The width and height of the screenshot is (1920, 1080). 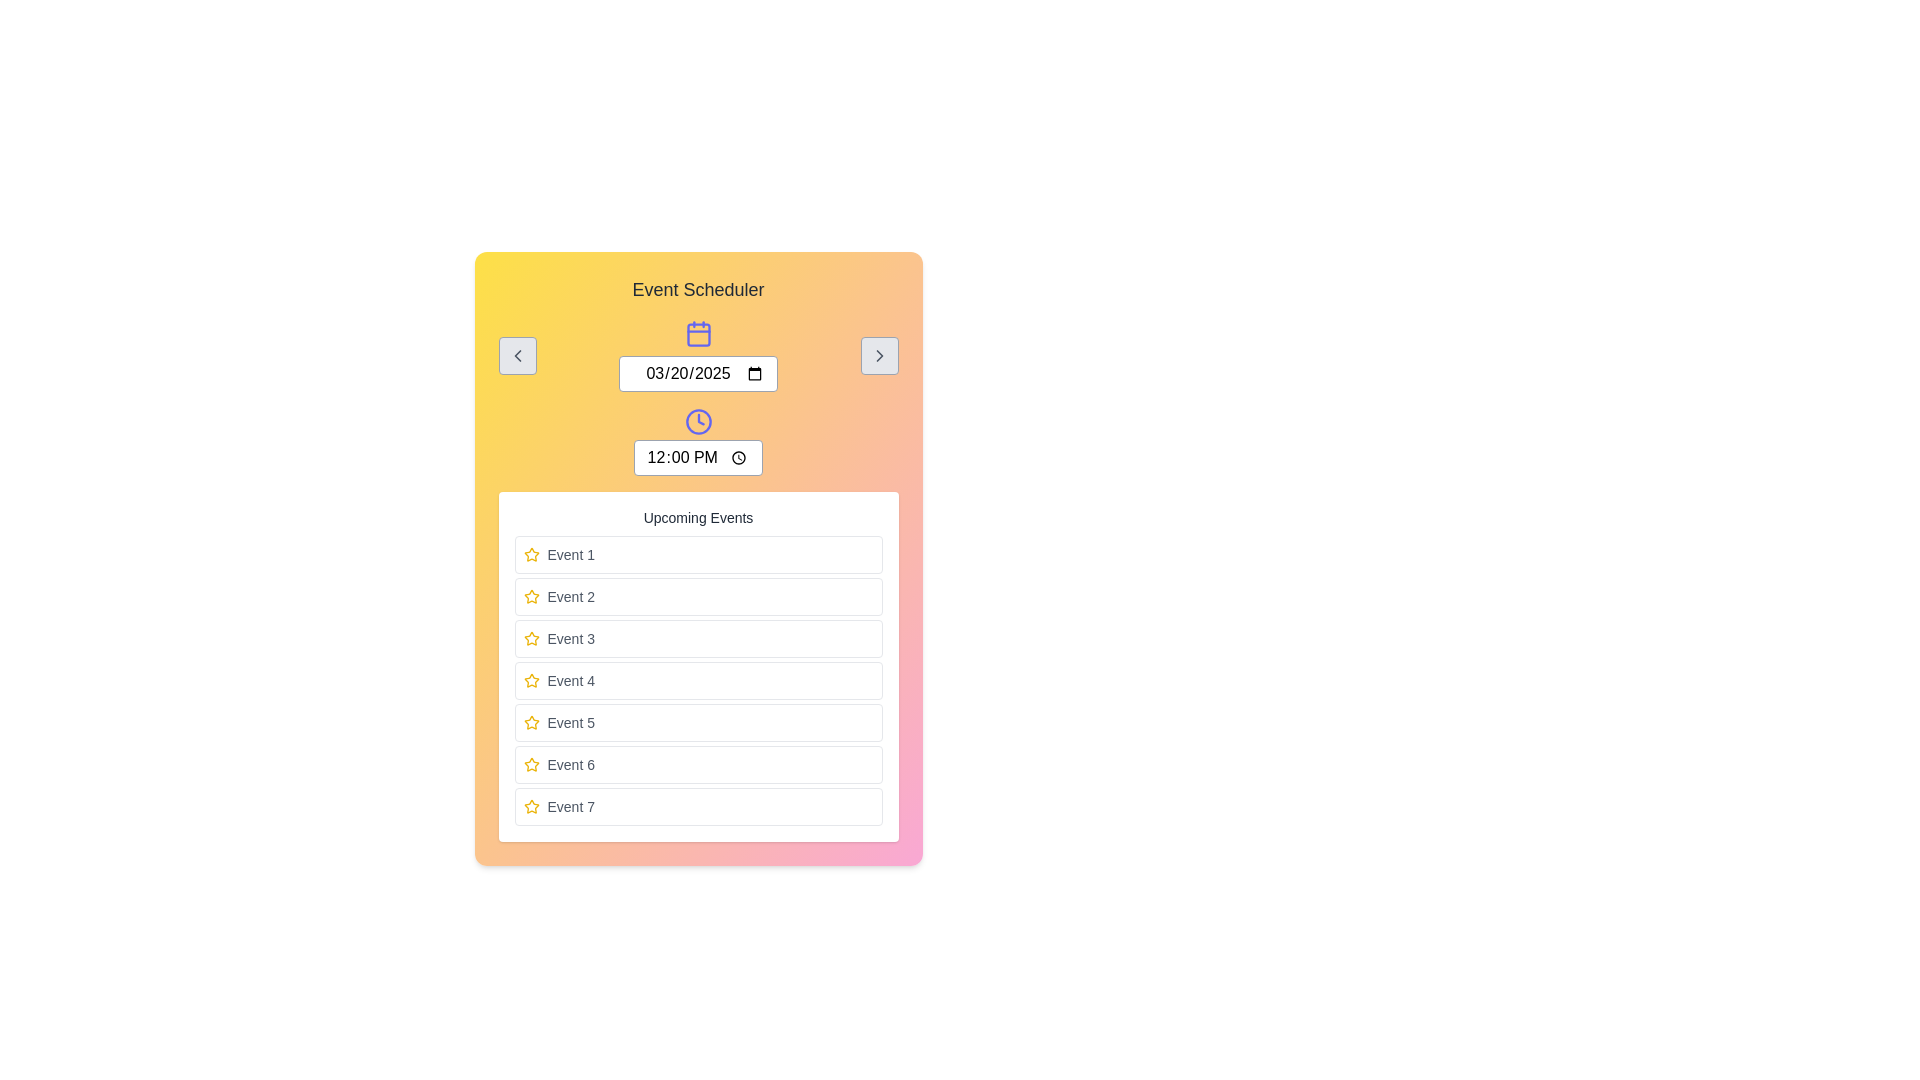 What do you see at coordinates (570, 639) in the screenshot?
I see `text content of the third event label located beneath the 'Upcoming Events' section, aligned with a star icon` at bounding box center [570, 639].